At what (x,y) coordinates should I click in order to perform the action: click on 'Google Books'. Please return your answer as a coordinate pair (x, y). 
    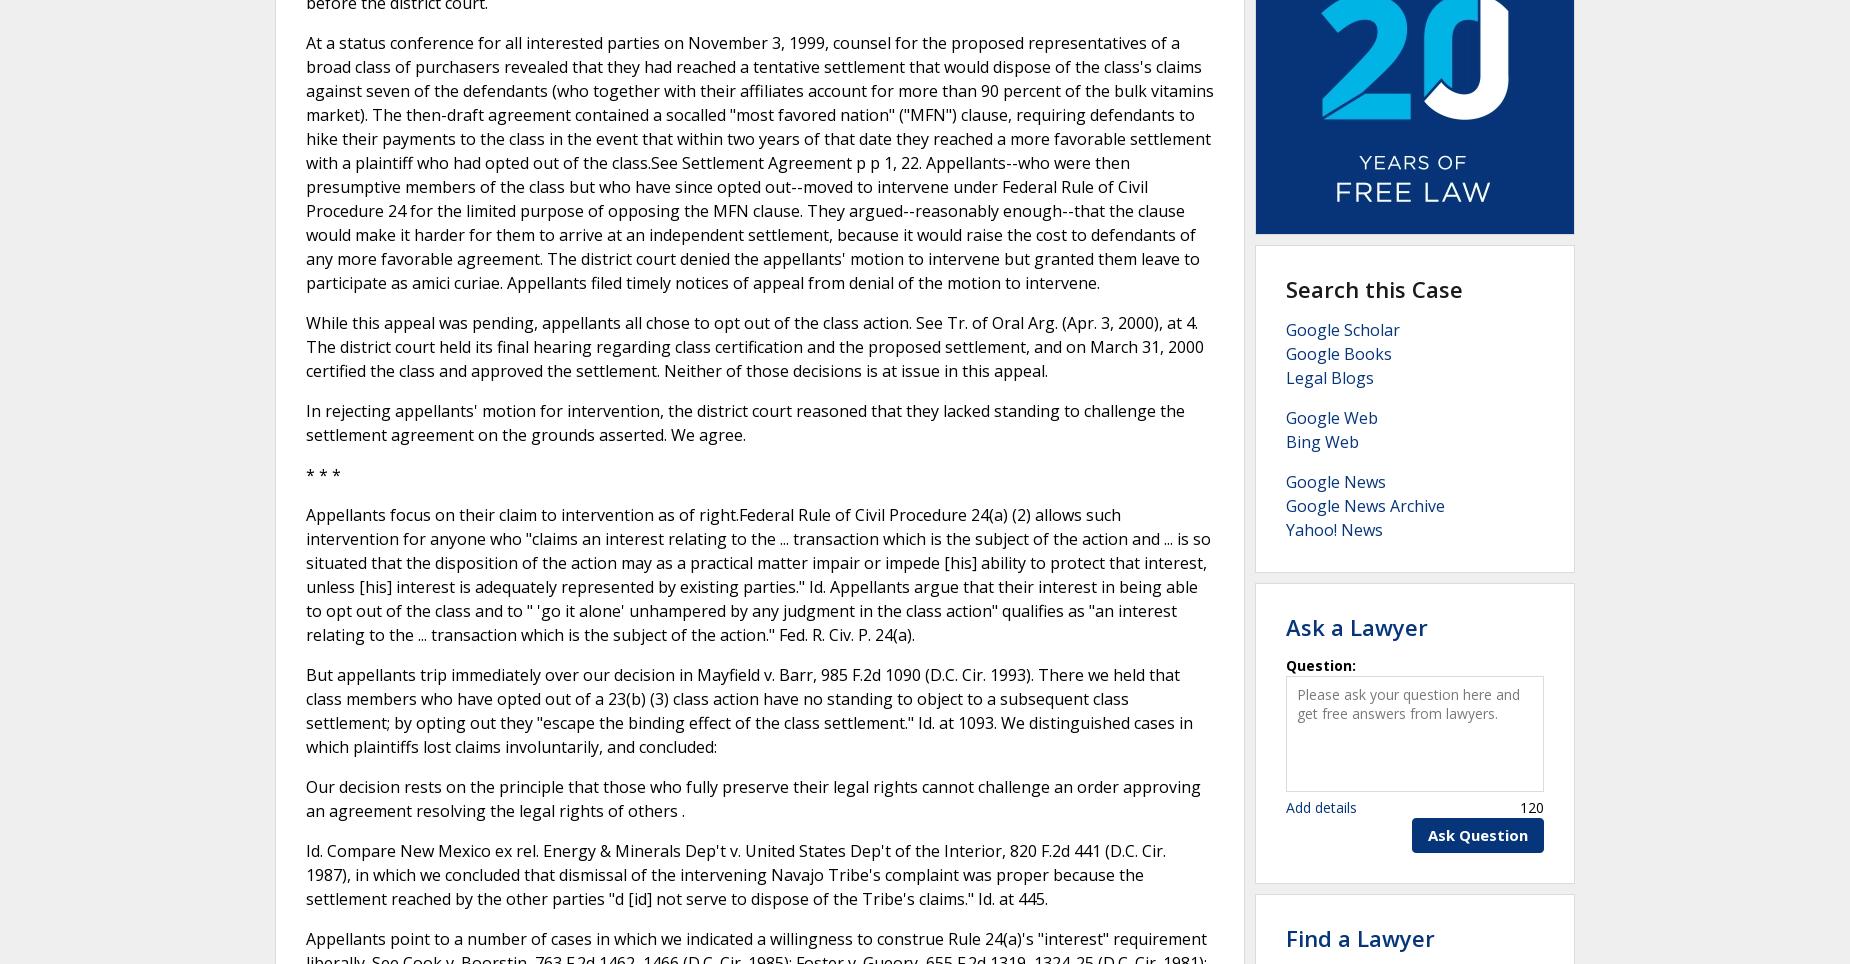
    Looking at the image, I should click on (1338, 352).